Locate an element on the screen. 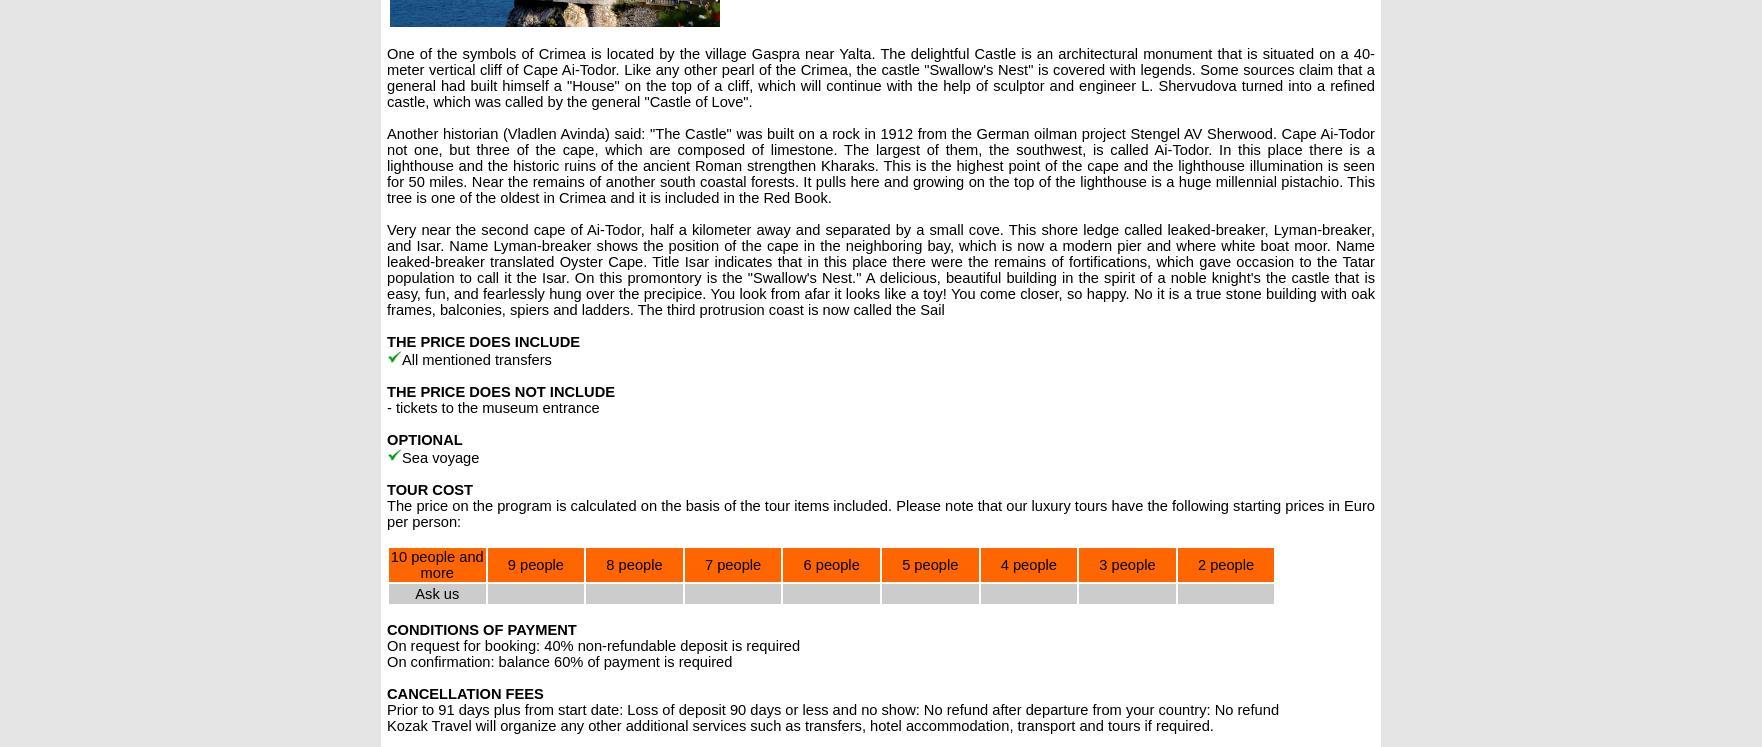  '3 people' is located at coordinates (1126, 564).